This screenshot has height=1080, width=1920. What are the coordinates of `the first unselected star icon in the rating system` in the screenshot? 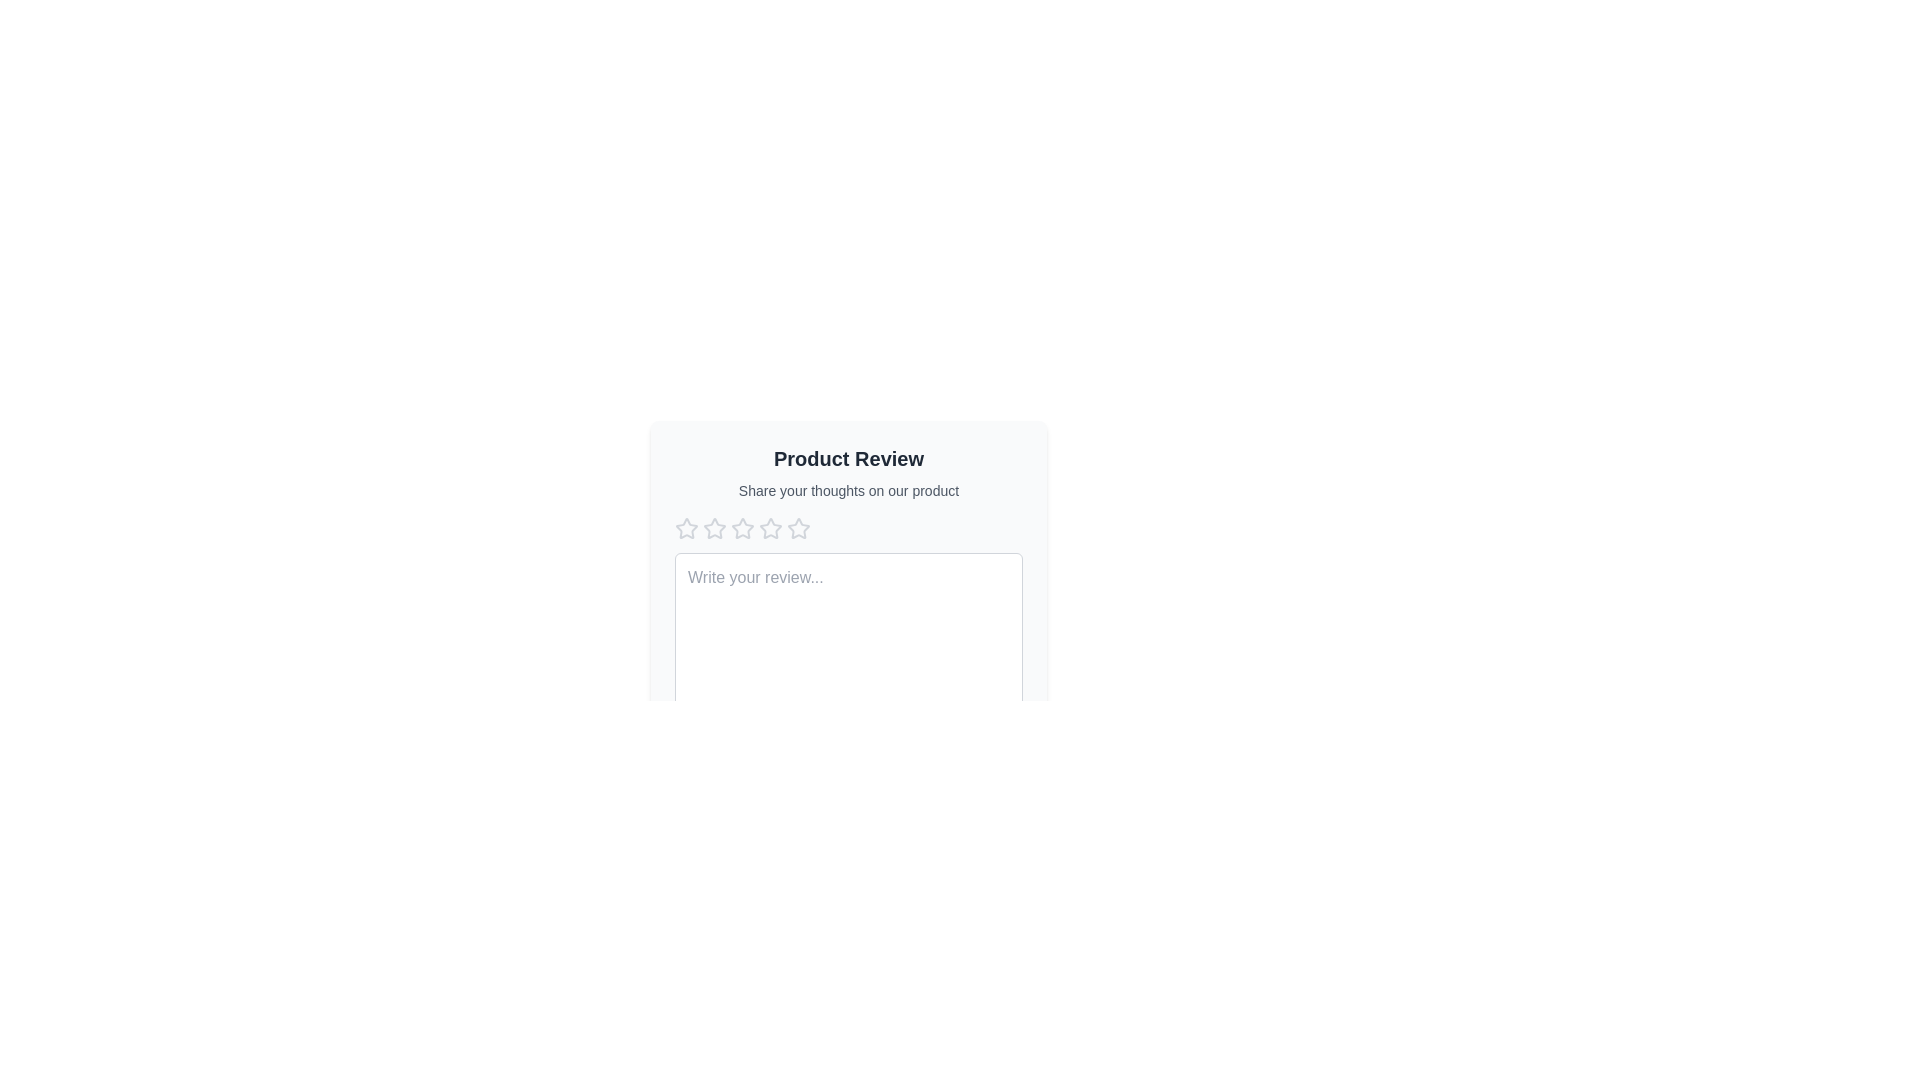 It's located at (686, 527).